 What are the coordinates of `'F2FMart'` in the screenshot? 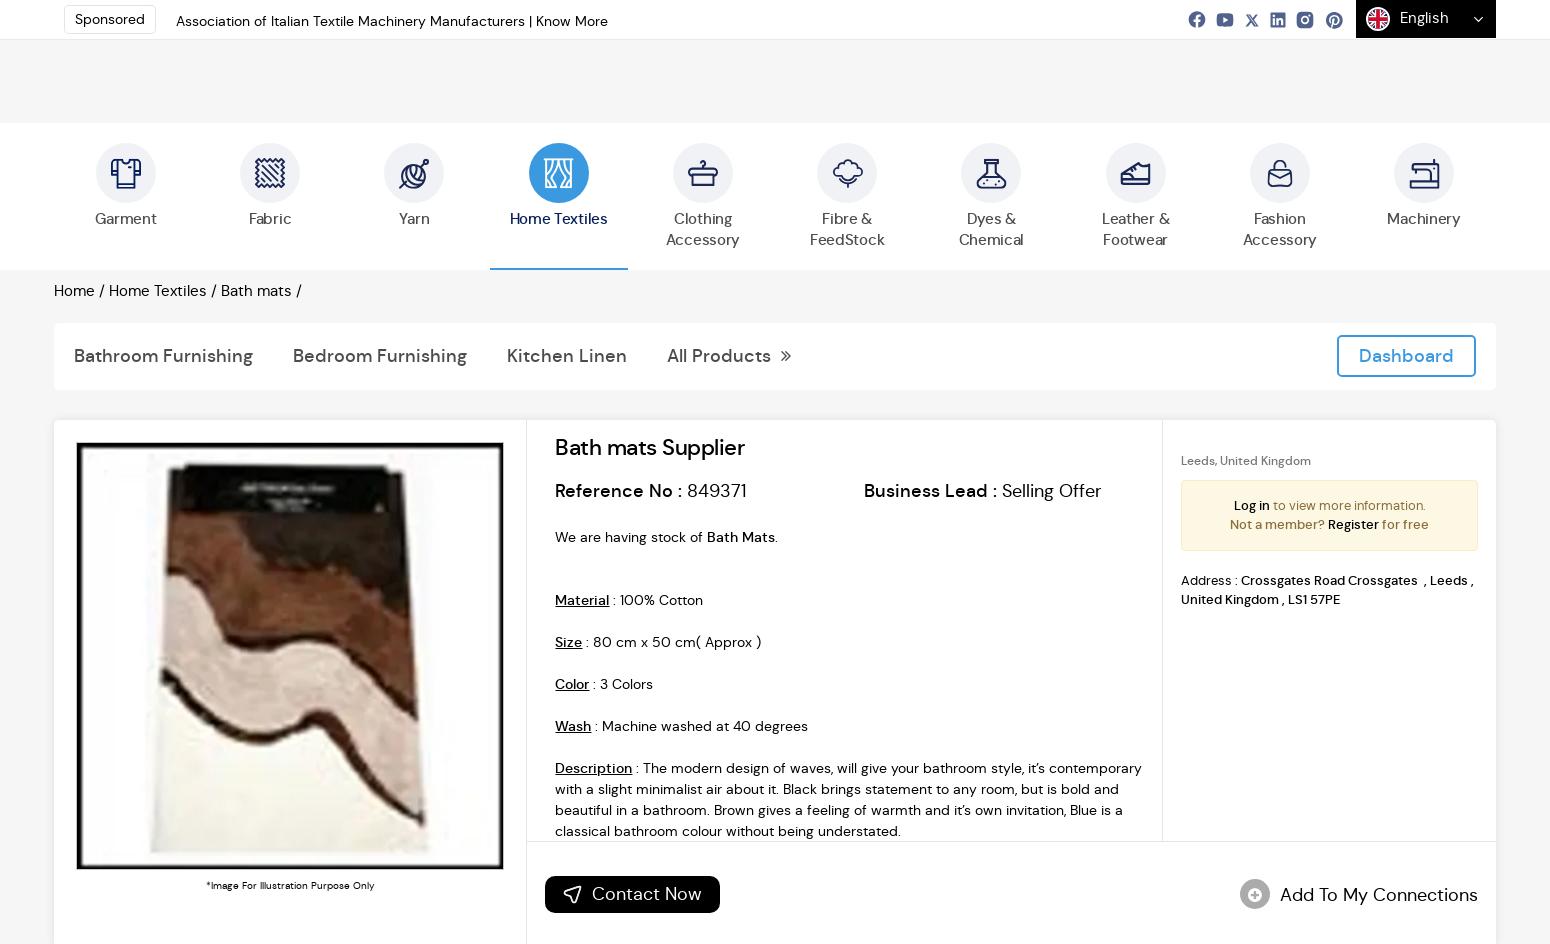 It's located at (948, 342).